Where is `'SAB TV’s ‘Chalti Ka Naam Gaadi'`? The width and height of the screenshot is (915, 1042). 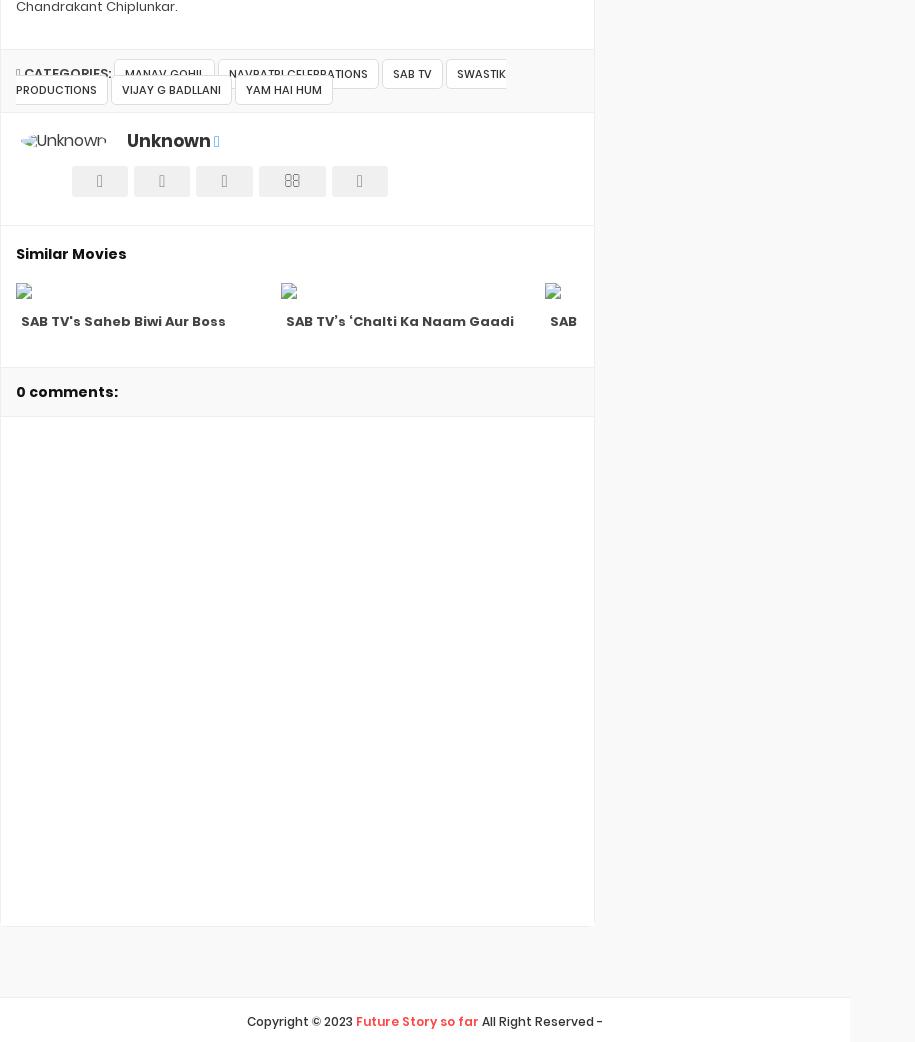
'SAB TV’s ‘Chalti Ka Naam Gaadi' is located at coordinates (398, 321).